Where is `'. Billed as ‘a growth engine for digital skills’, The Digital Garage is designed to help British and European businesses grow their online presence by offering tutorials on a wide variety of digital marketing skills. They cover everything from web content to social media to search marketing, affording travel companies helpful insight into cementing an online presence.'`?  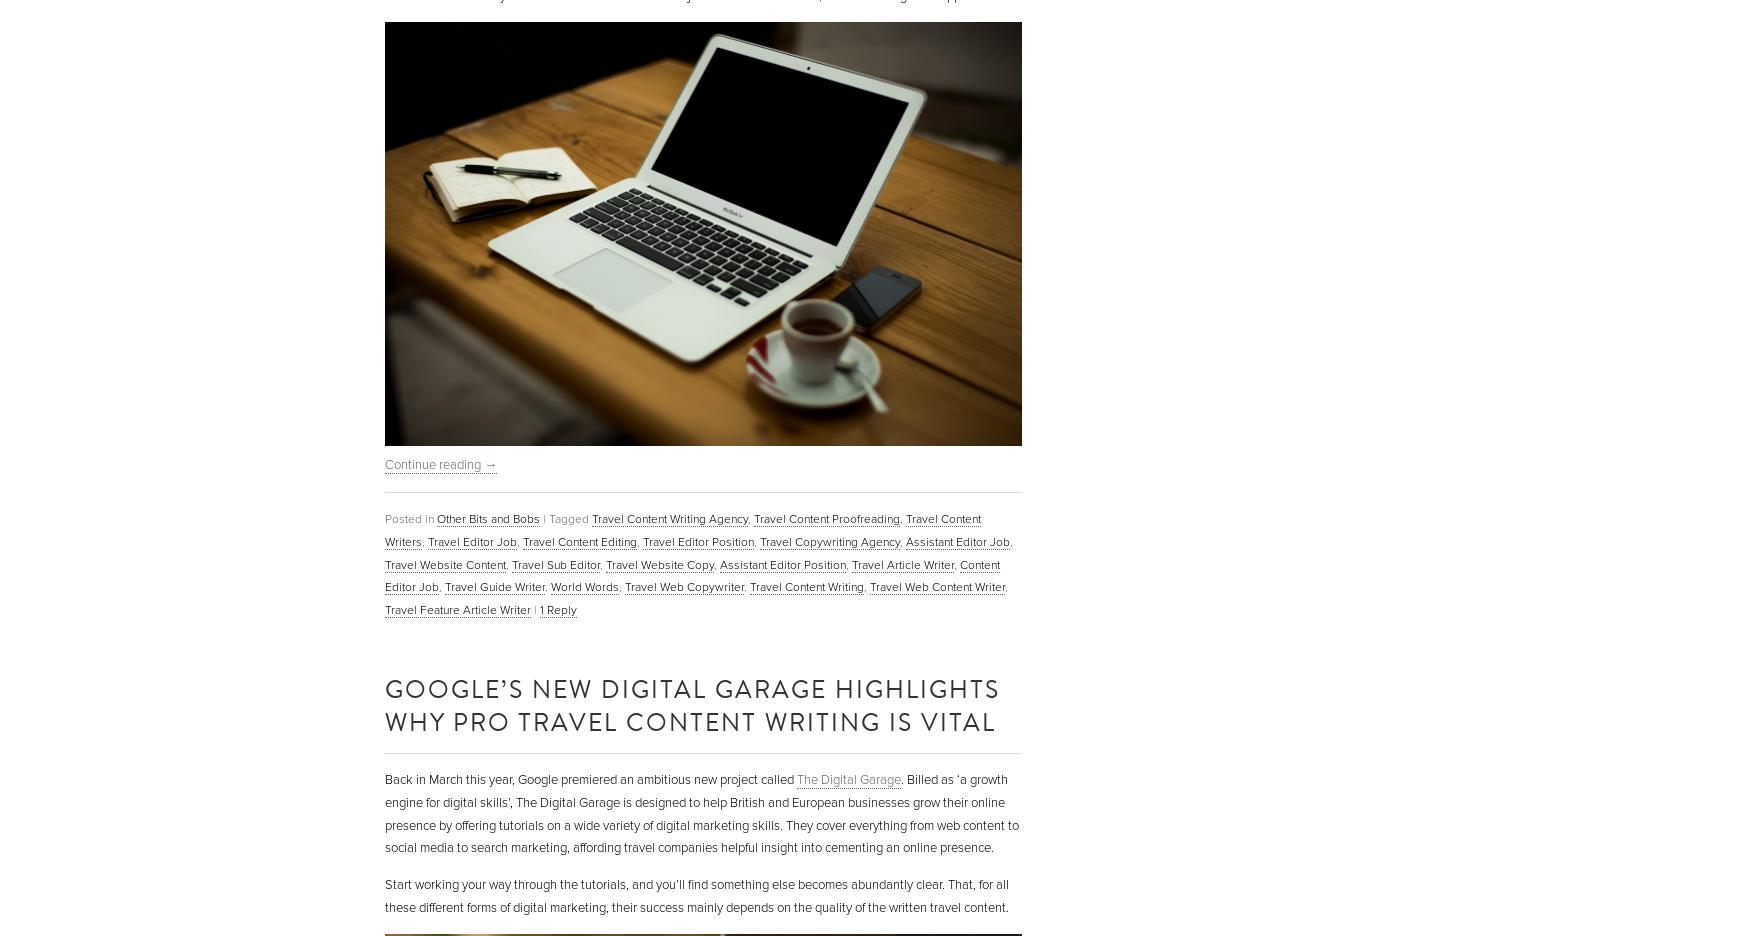 '. Billed as ‘a growth engine for digital skills’, The Digital Garage is designed to help British and European businesses grow their online presence by offering tutorials on a wide variety of digital marketing skills. They cover everything from web content to social media to search marketing, affording travel companies helpful insight into cementing an online presence.' is located at coordinates (701, 812).